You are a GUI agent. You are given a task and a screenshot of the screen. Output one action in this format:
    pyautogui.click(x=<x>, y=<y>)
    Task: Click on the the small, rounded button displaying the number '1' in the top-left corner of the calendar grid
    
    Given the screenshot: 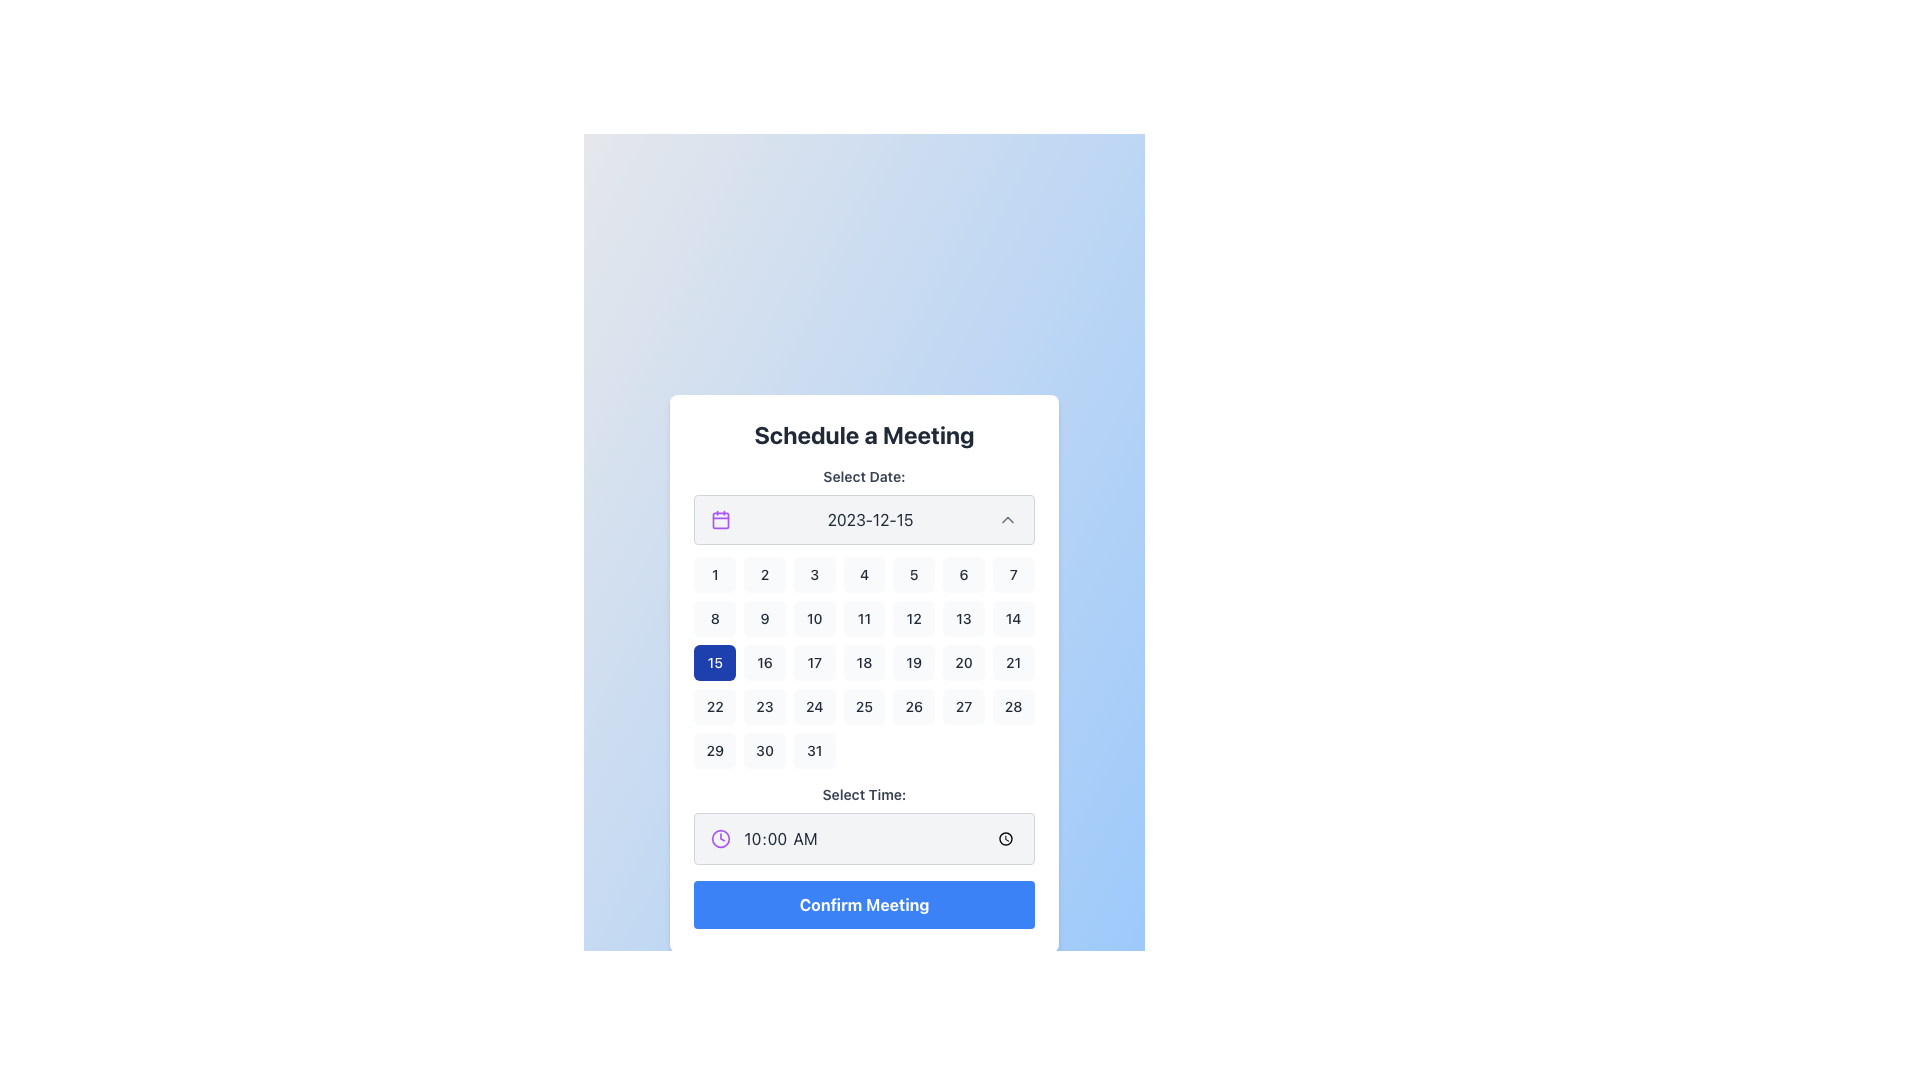 What is the action you would take?
    pyautogui.click(x=715, y=574)
    